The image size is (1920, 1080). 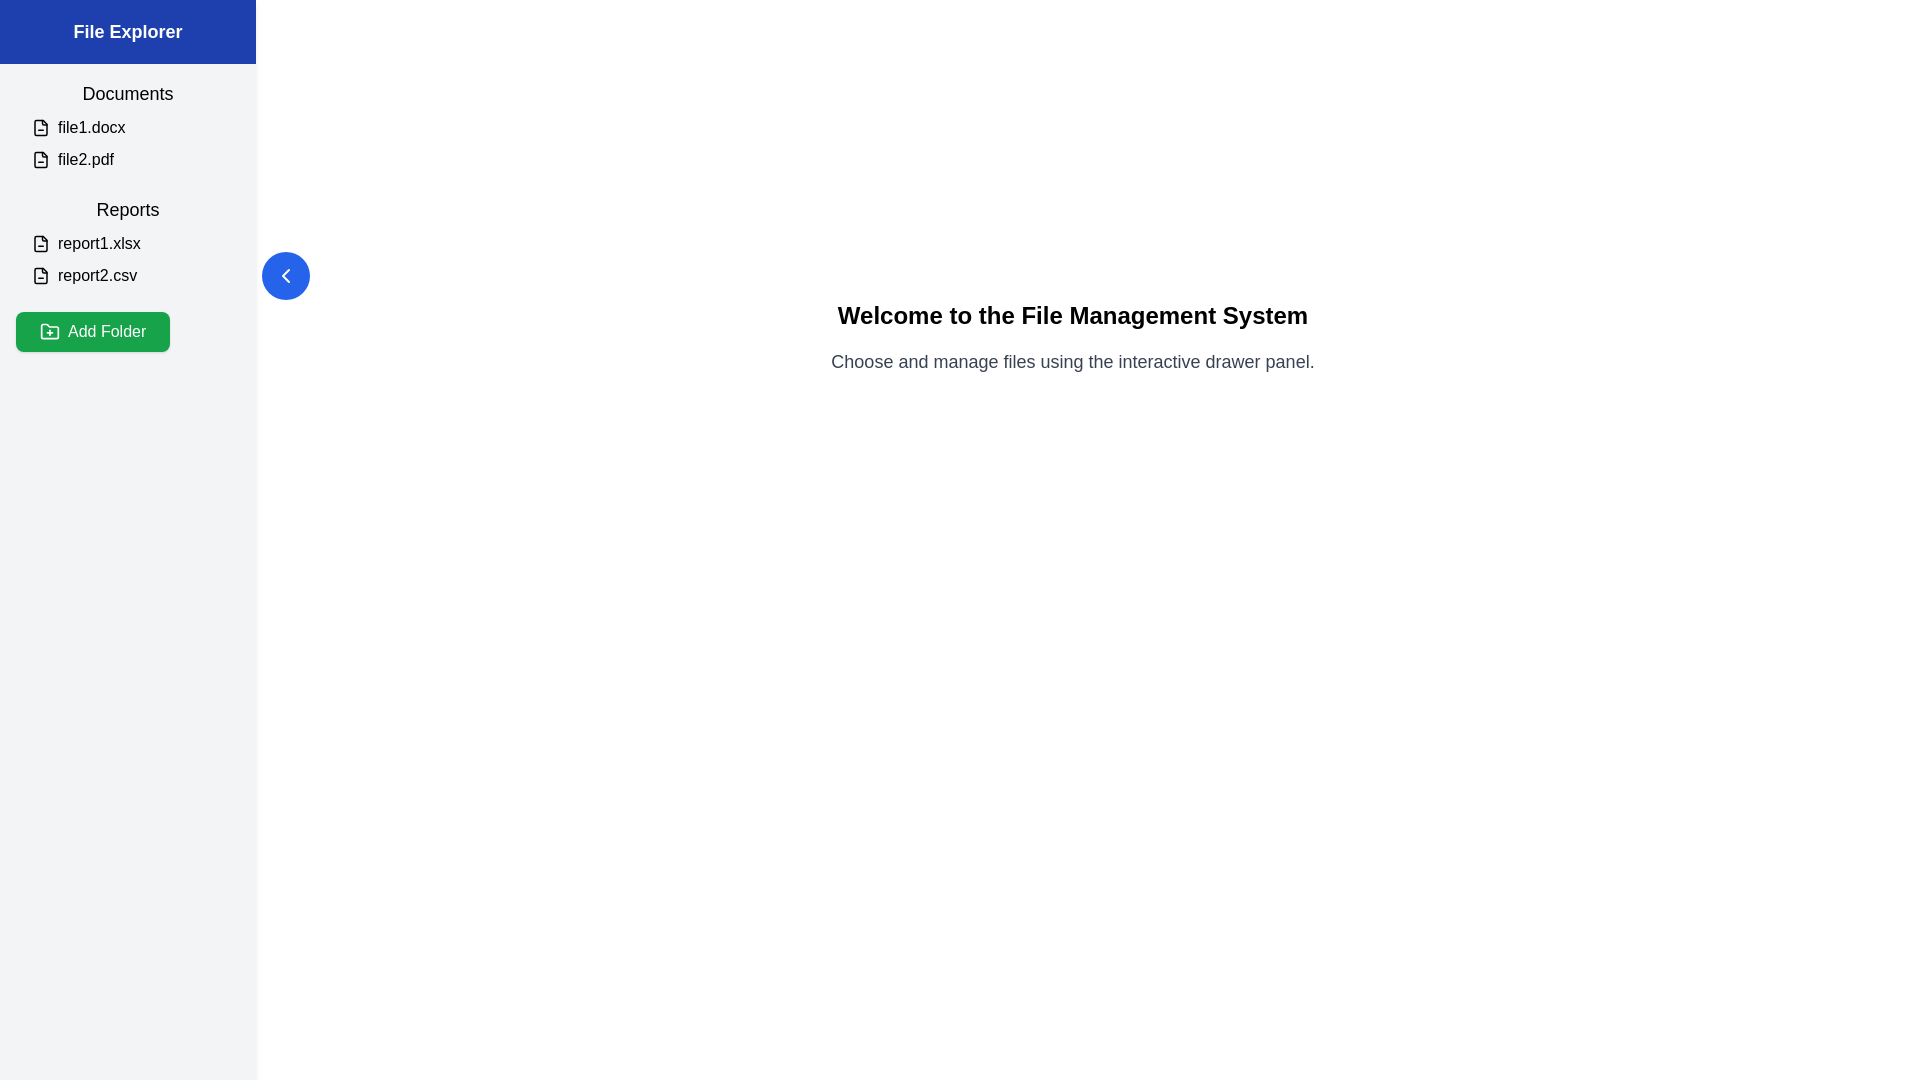 I want to click on the circular blue button with a white chevron pointing left, so click(x=285, y=276).